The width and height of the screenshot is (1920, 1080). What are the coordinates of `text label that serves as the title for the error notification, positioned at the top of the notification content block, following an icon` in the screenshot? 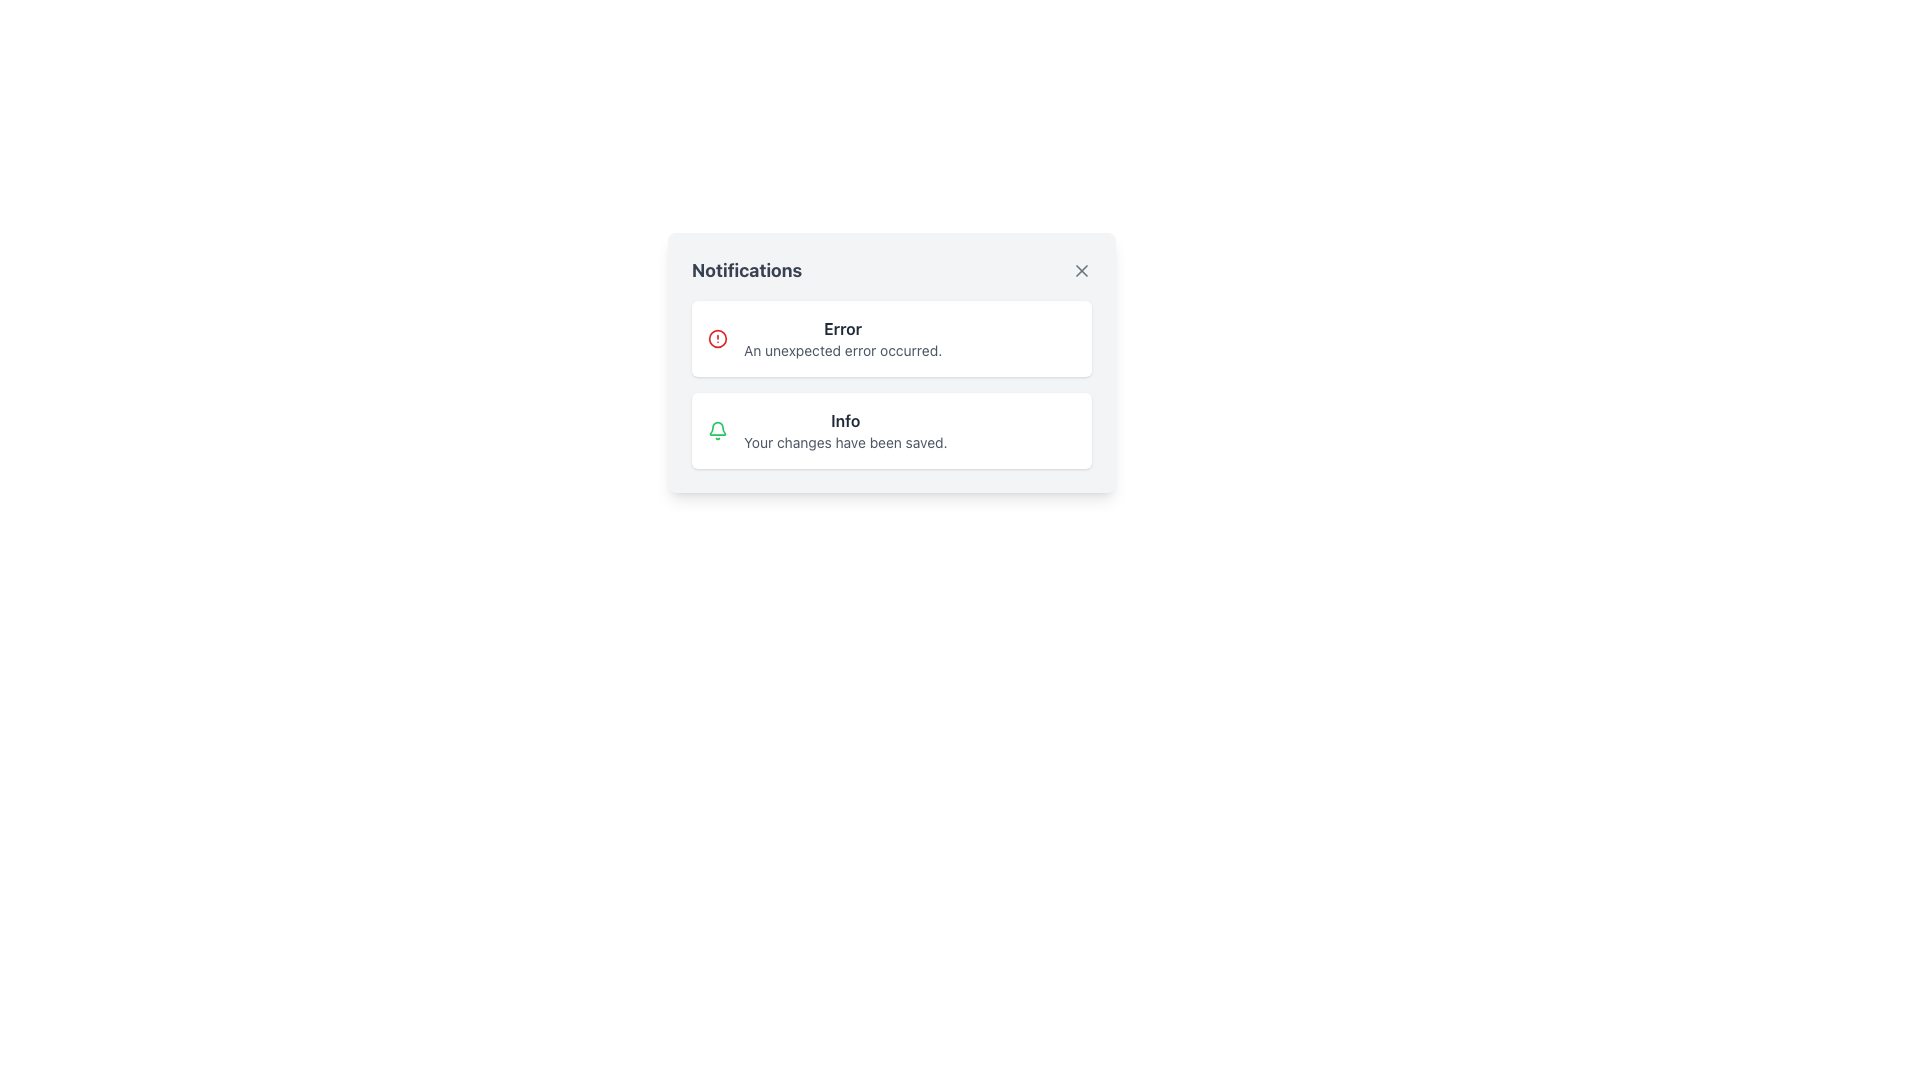 It's located at (843, 327).